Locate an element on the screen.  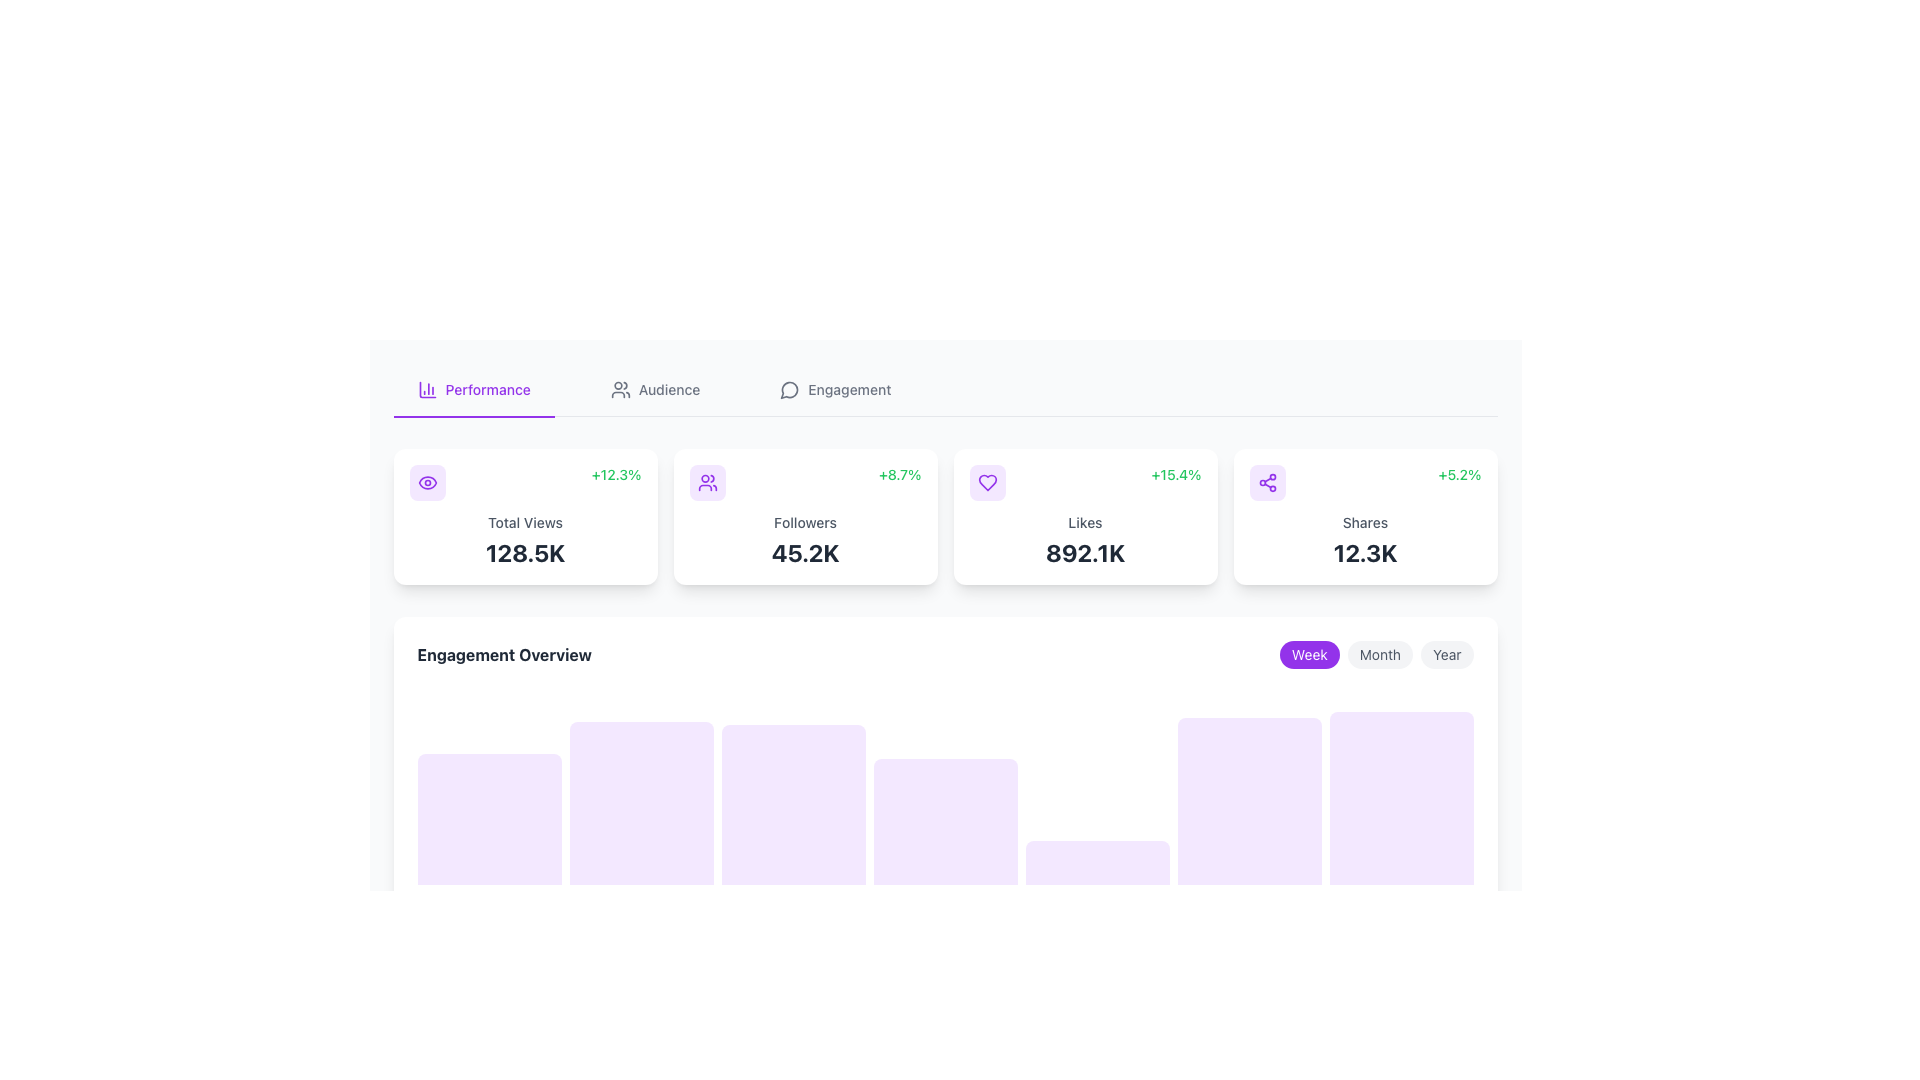
the metric display card showing total views and percentage change, which is the first card in the grid structure is located at coordinates (525, 515).